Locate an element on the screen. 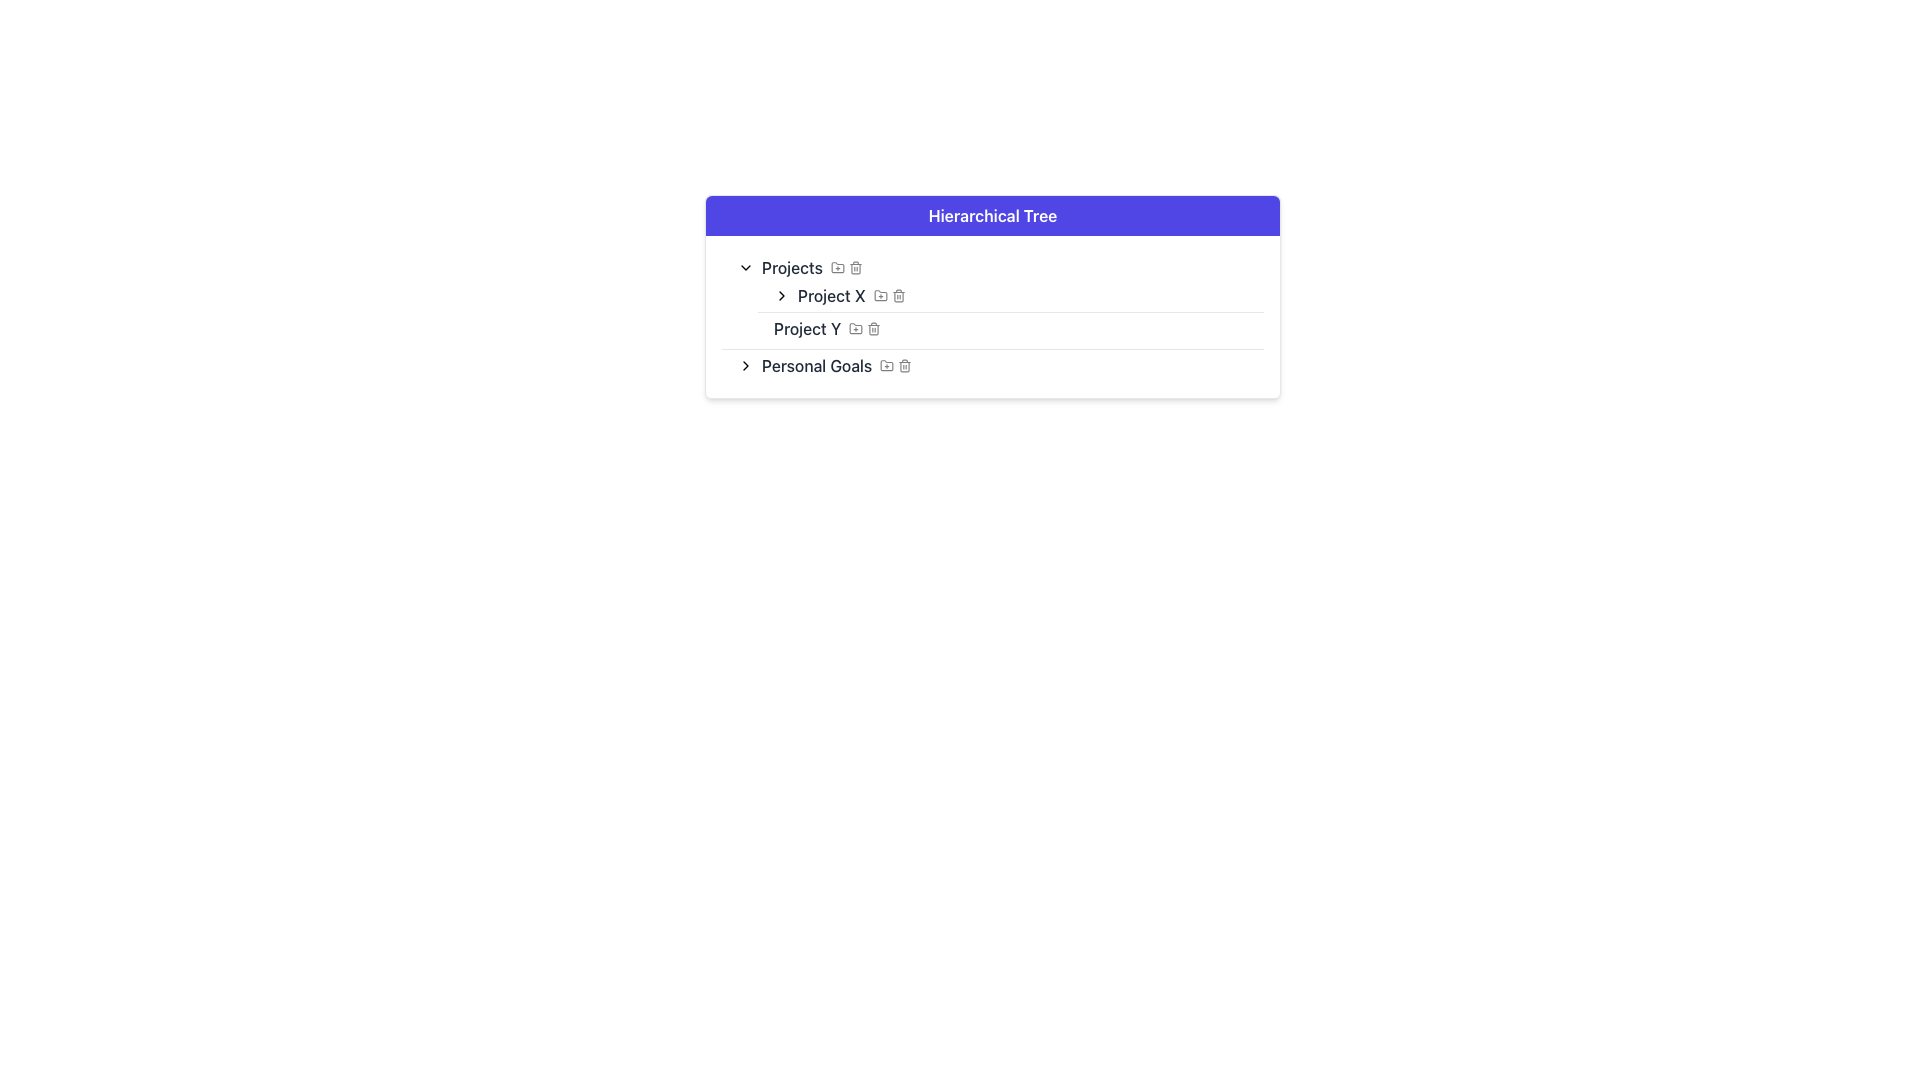  the 'Add Item' button, which is the first icon to the right of the 'Projects' label in the hierarchical tree interface is located at coordinates (837, 266).